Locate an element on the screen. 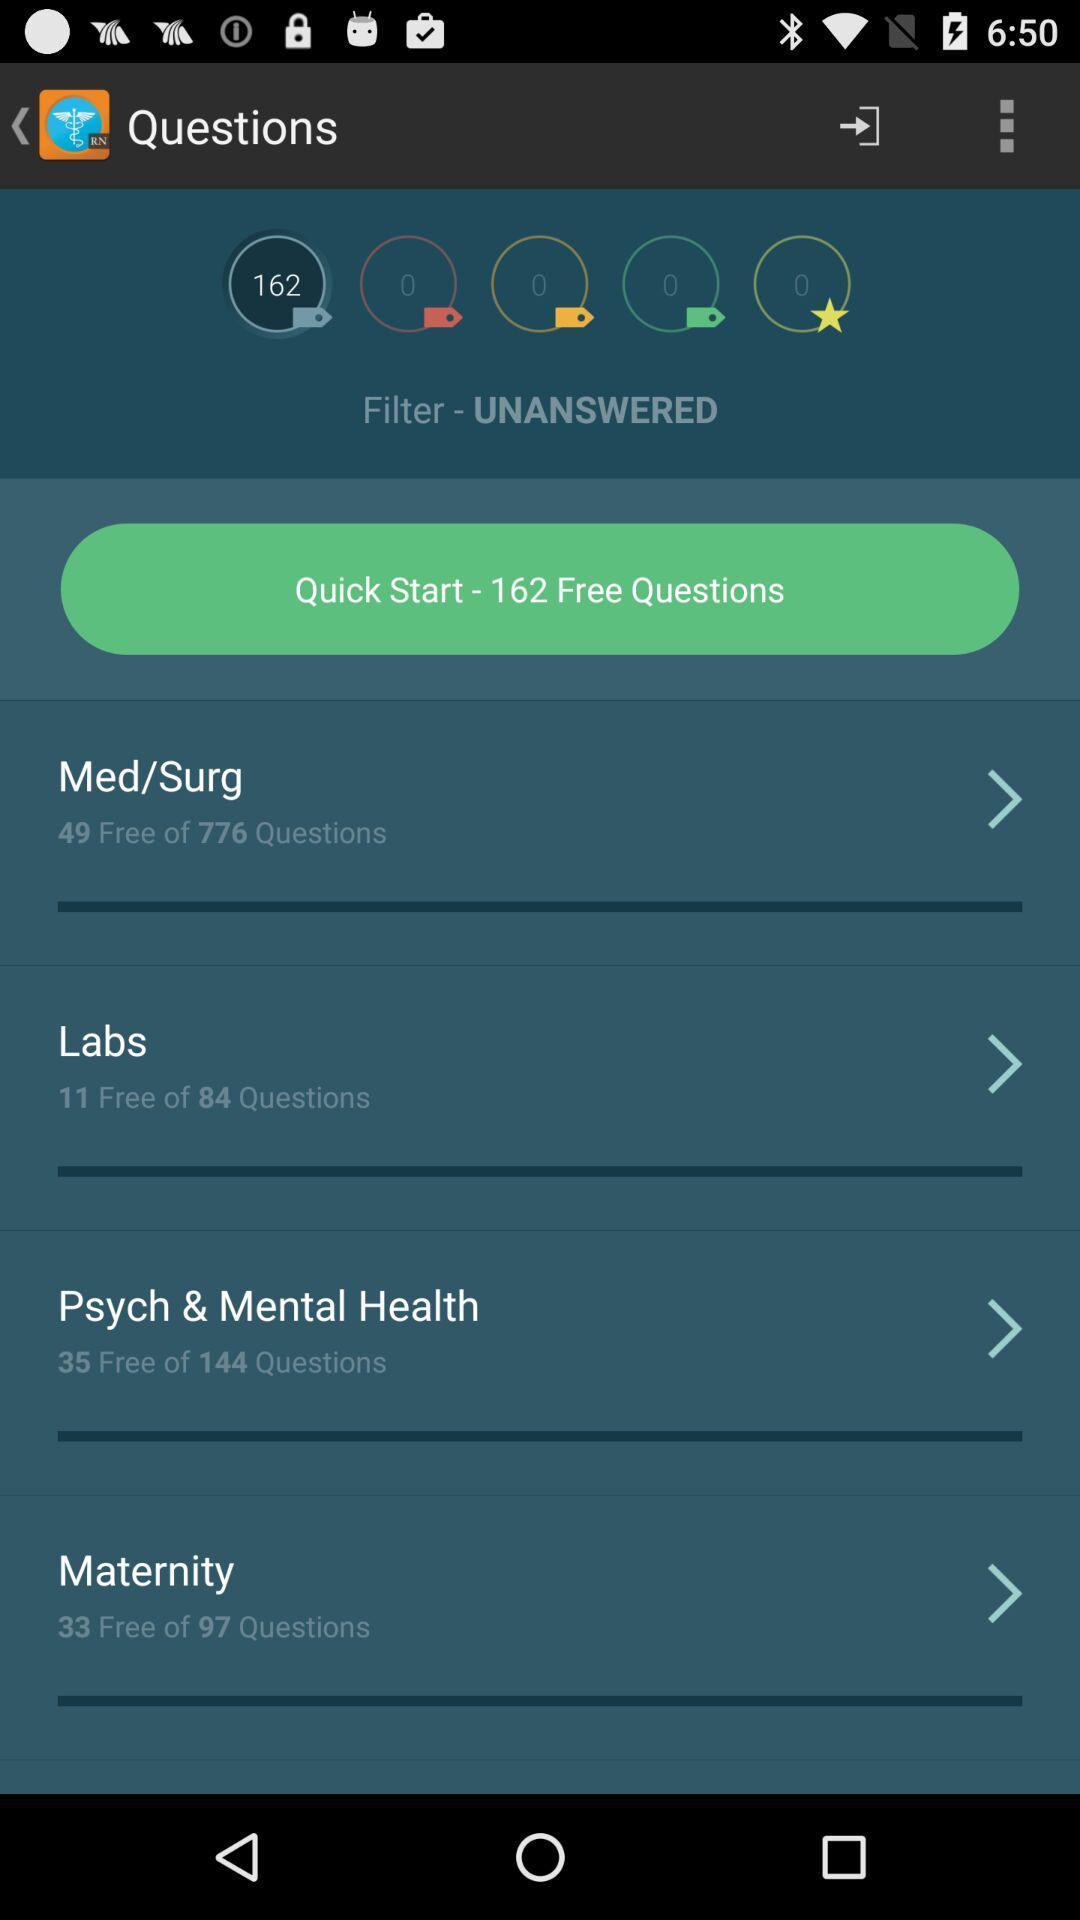 The image size is (1080, 1920). labs item is located at coordinates (102, 1039).